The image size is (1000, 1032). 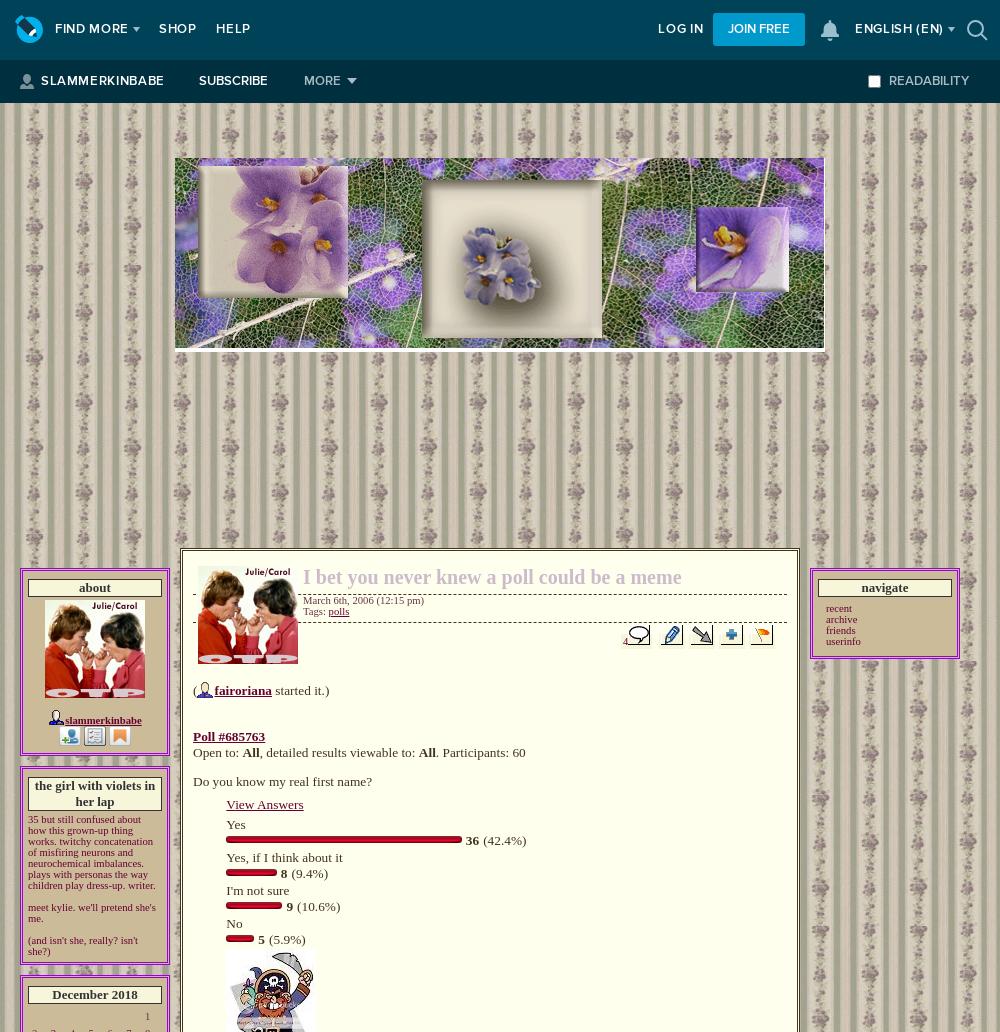 I want to click on '5.9', so click(x=281, y=937).